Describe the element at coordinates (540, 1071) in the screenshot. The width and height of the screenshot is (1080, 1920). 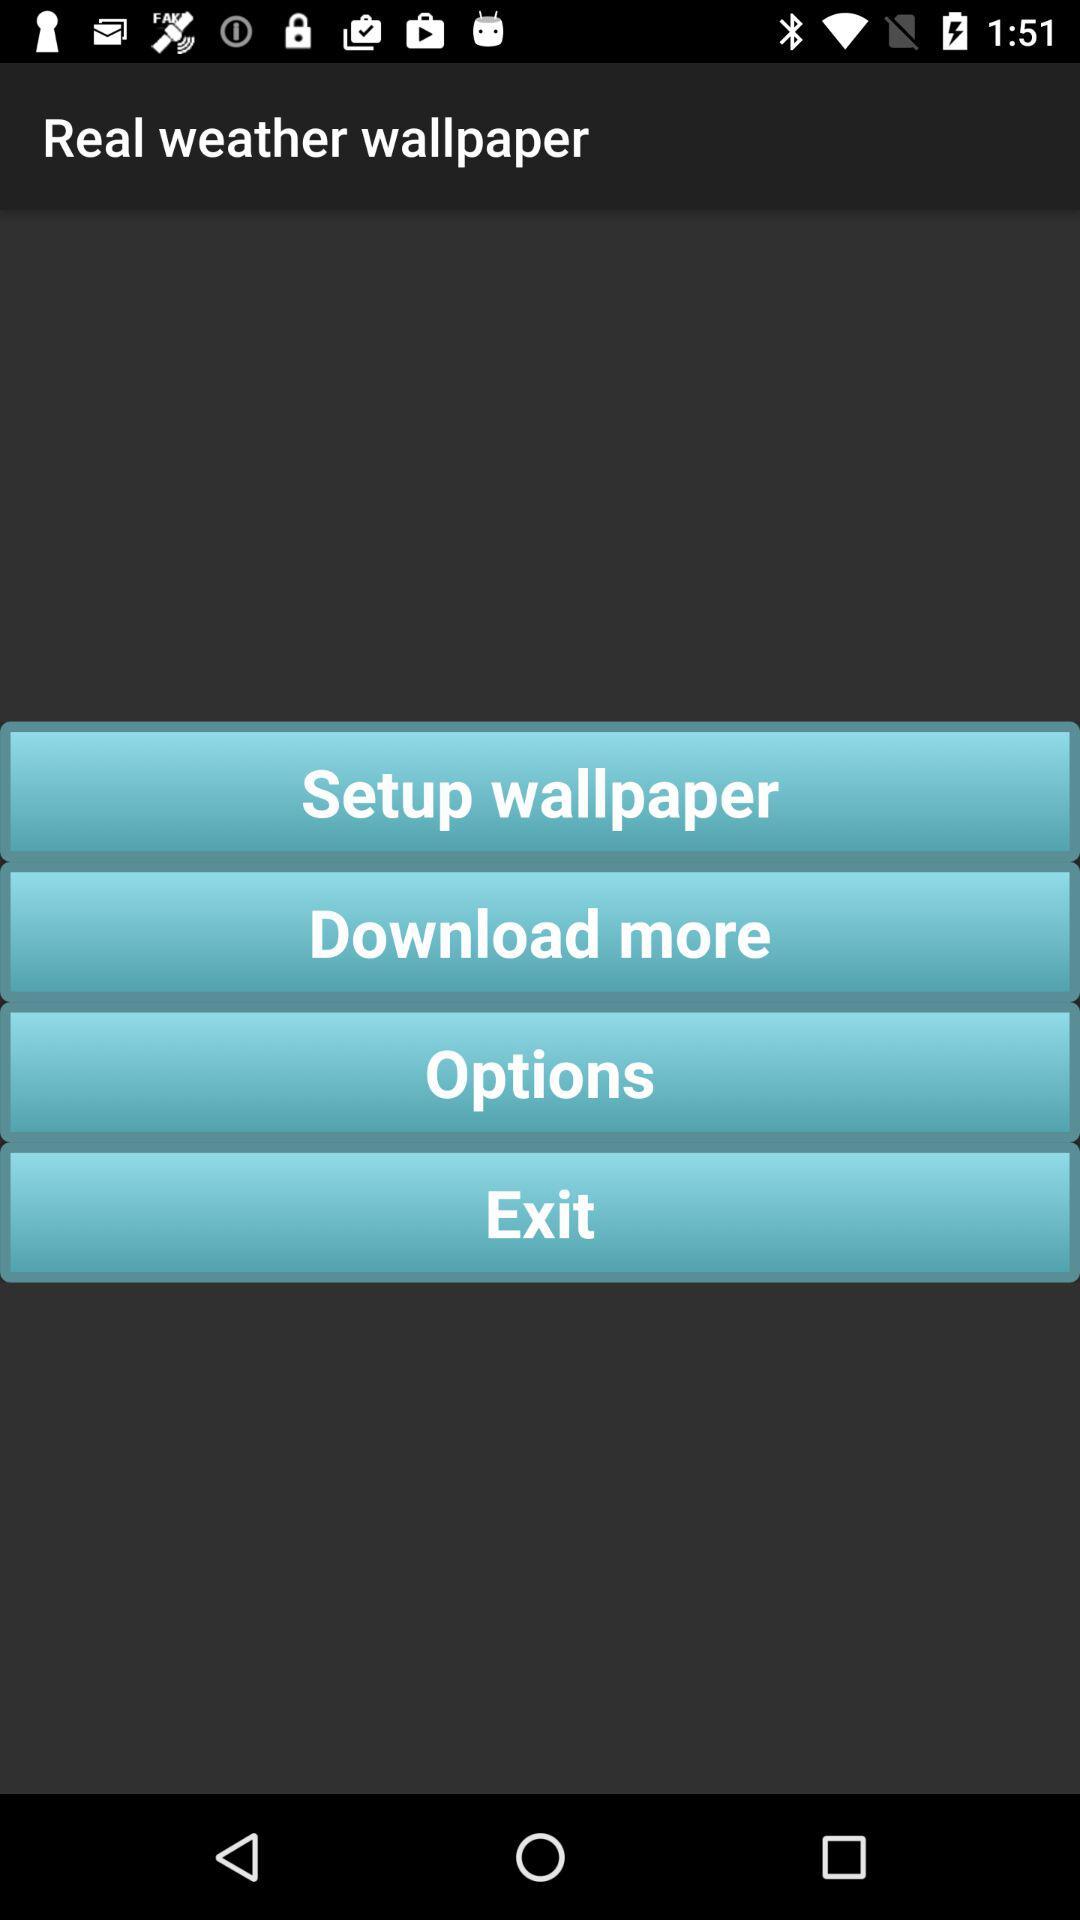
I see `icon below download more` at that location.